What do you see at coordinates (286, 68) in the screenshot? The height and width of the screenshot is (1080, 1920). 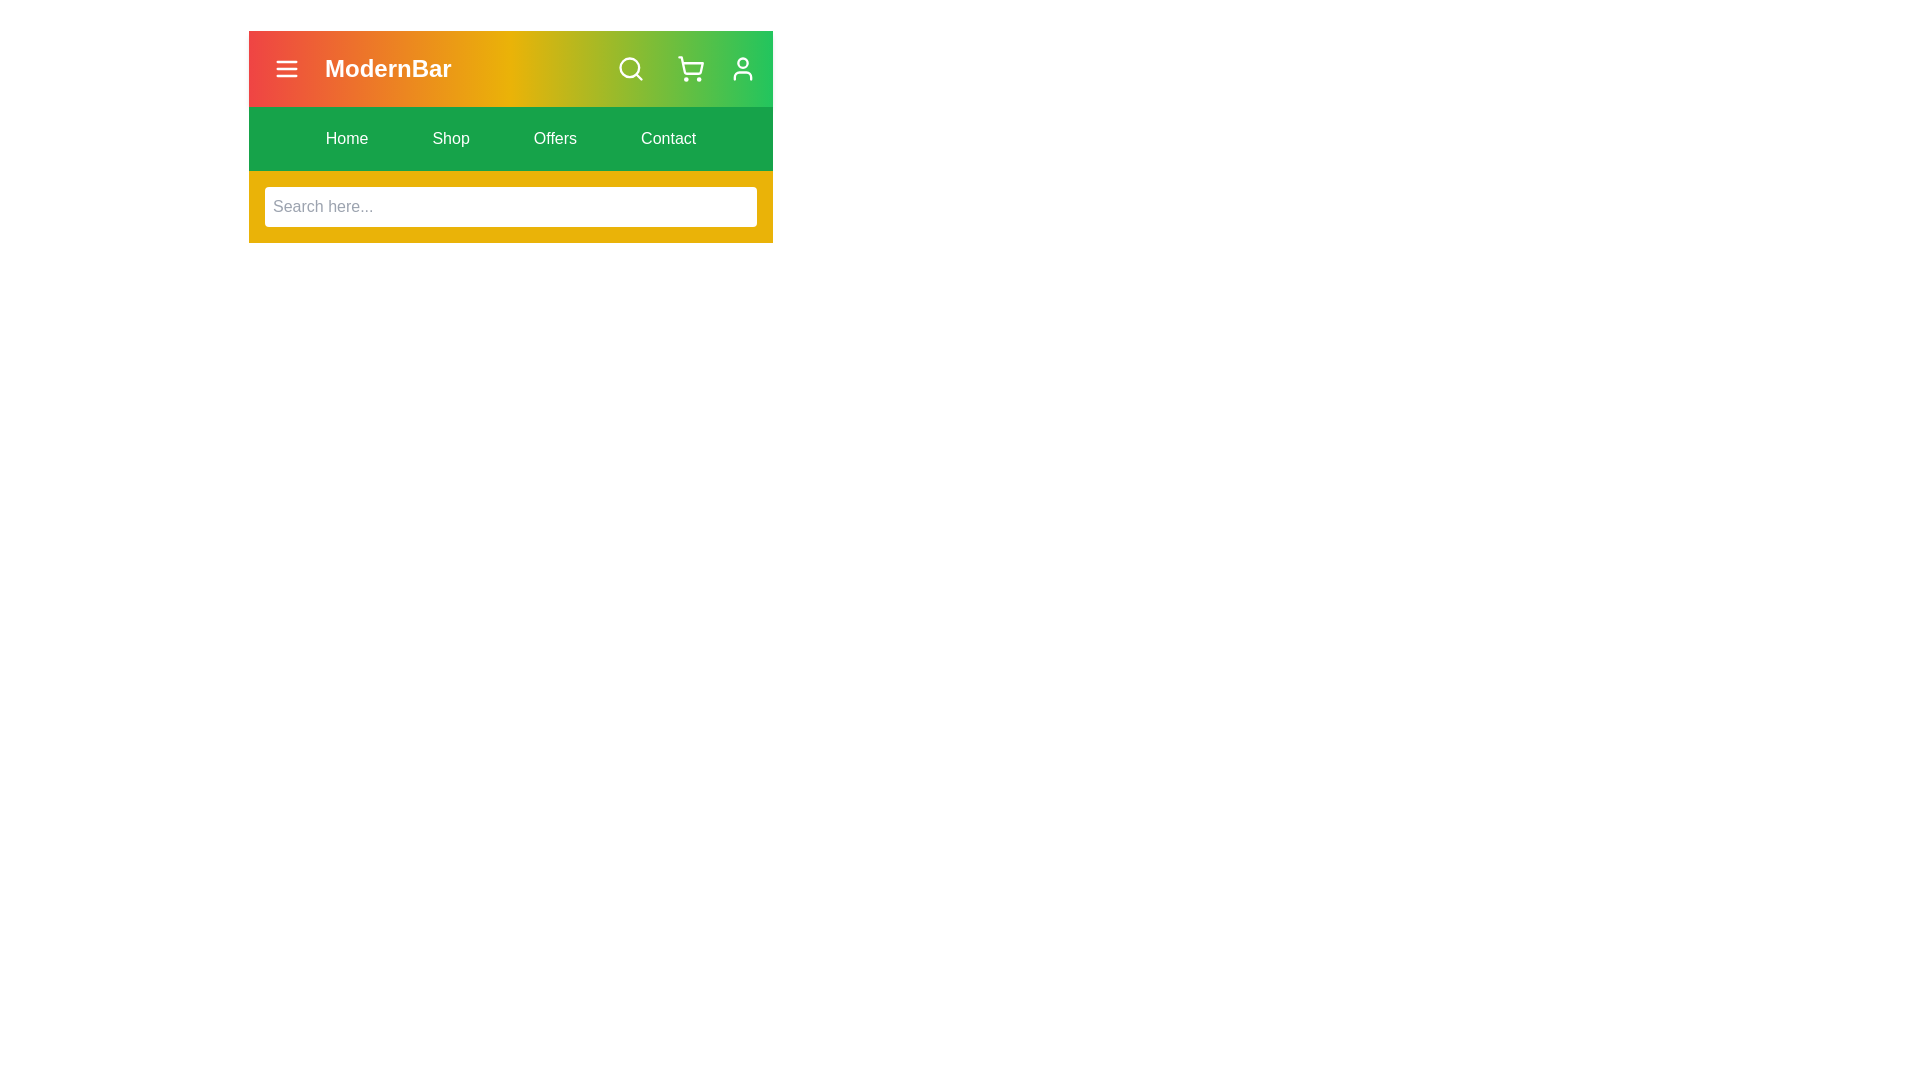 I see `the menu button to toggle the menu visibility` at bounding box center [286, 68].